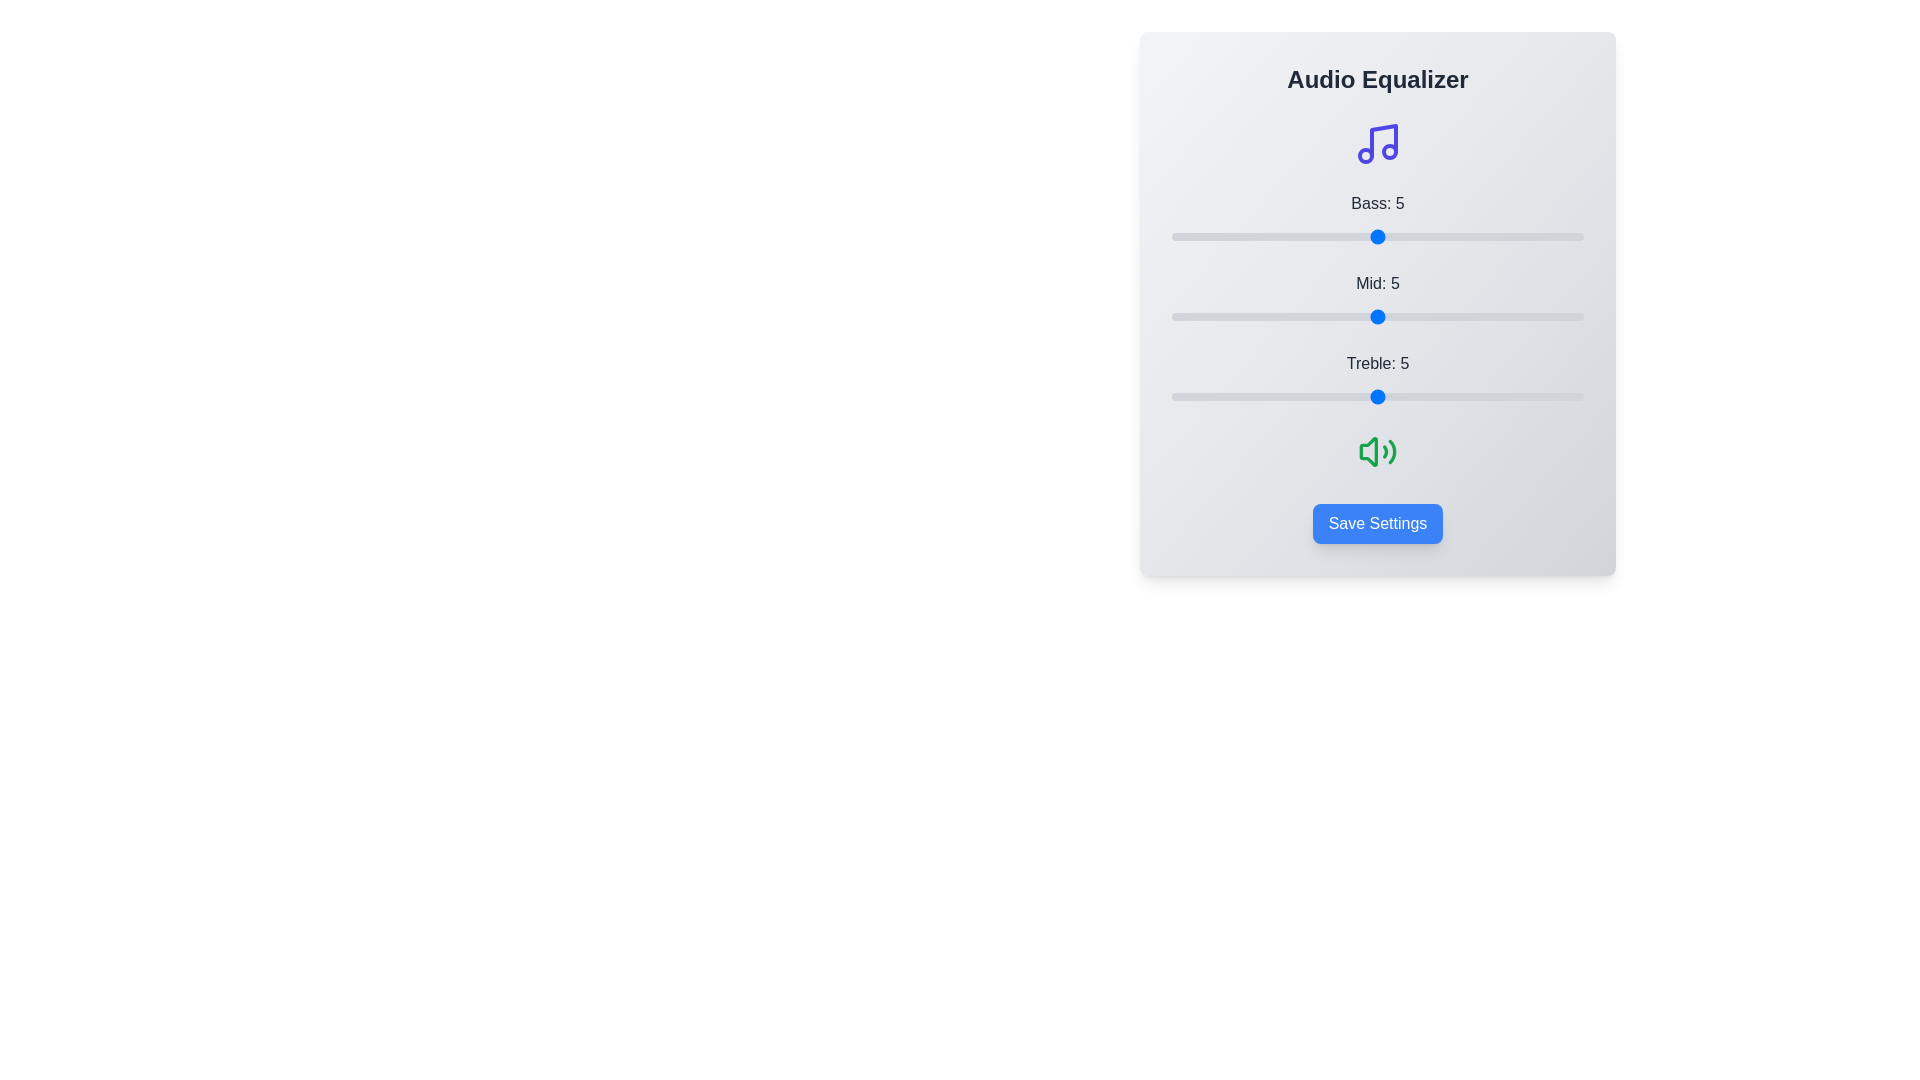 Image resolution: width=1920 pixels, height=1080 pixels. What do you see at coordinates (1418, 315) in the screenshot?
I see `the Mid slider to set its value to 6` at bounding box center [1418, 315].